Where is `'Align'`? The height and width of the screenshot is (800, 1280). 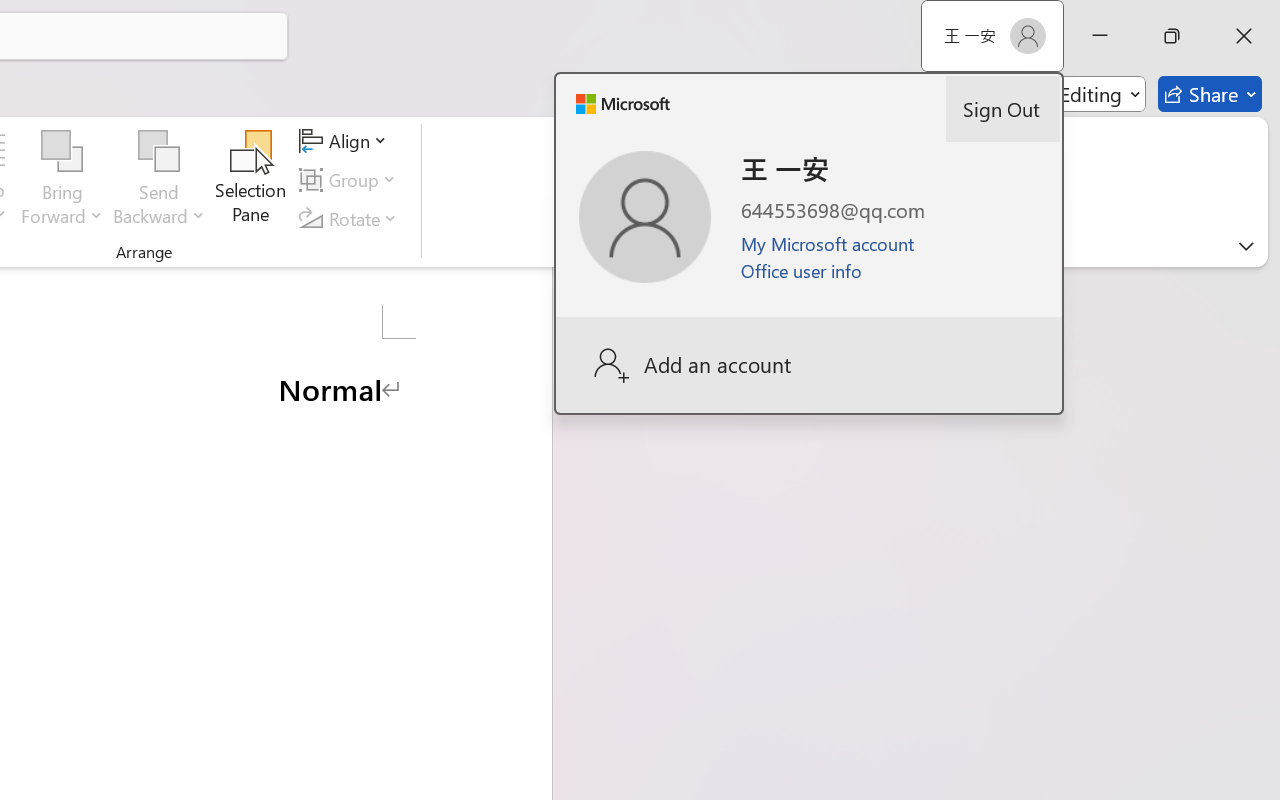
'Align' is located at coordinates (346, 141).